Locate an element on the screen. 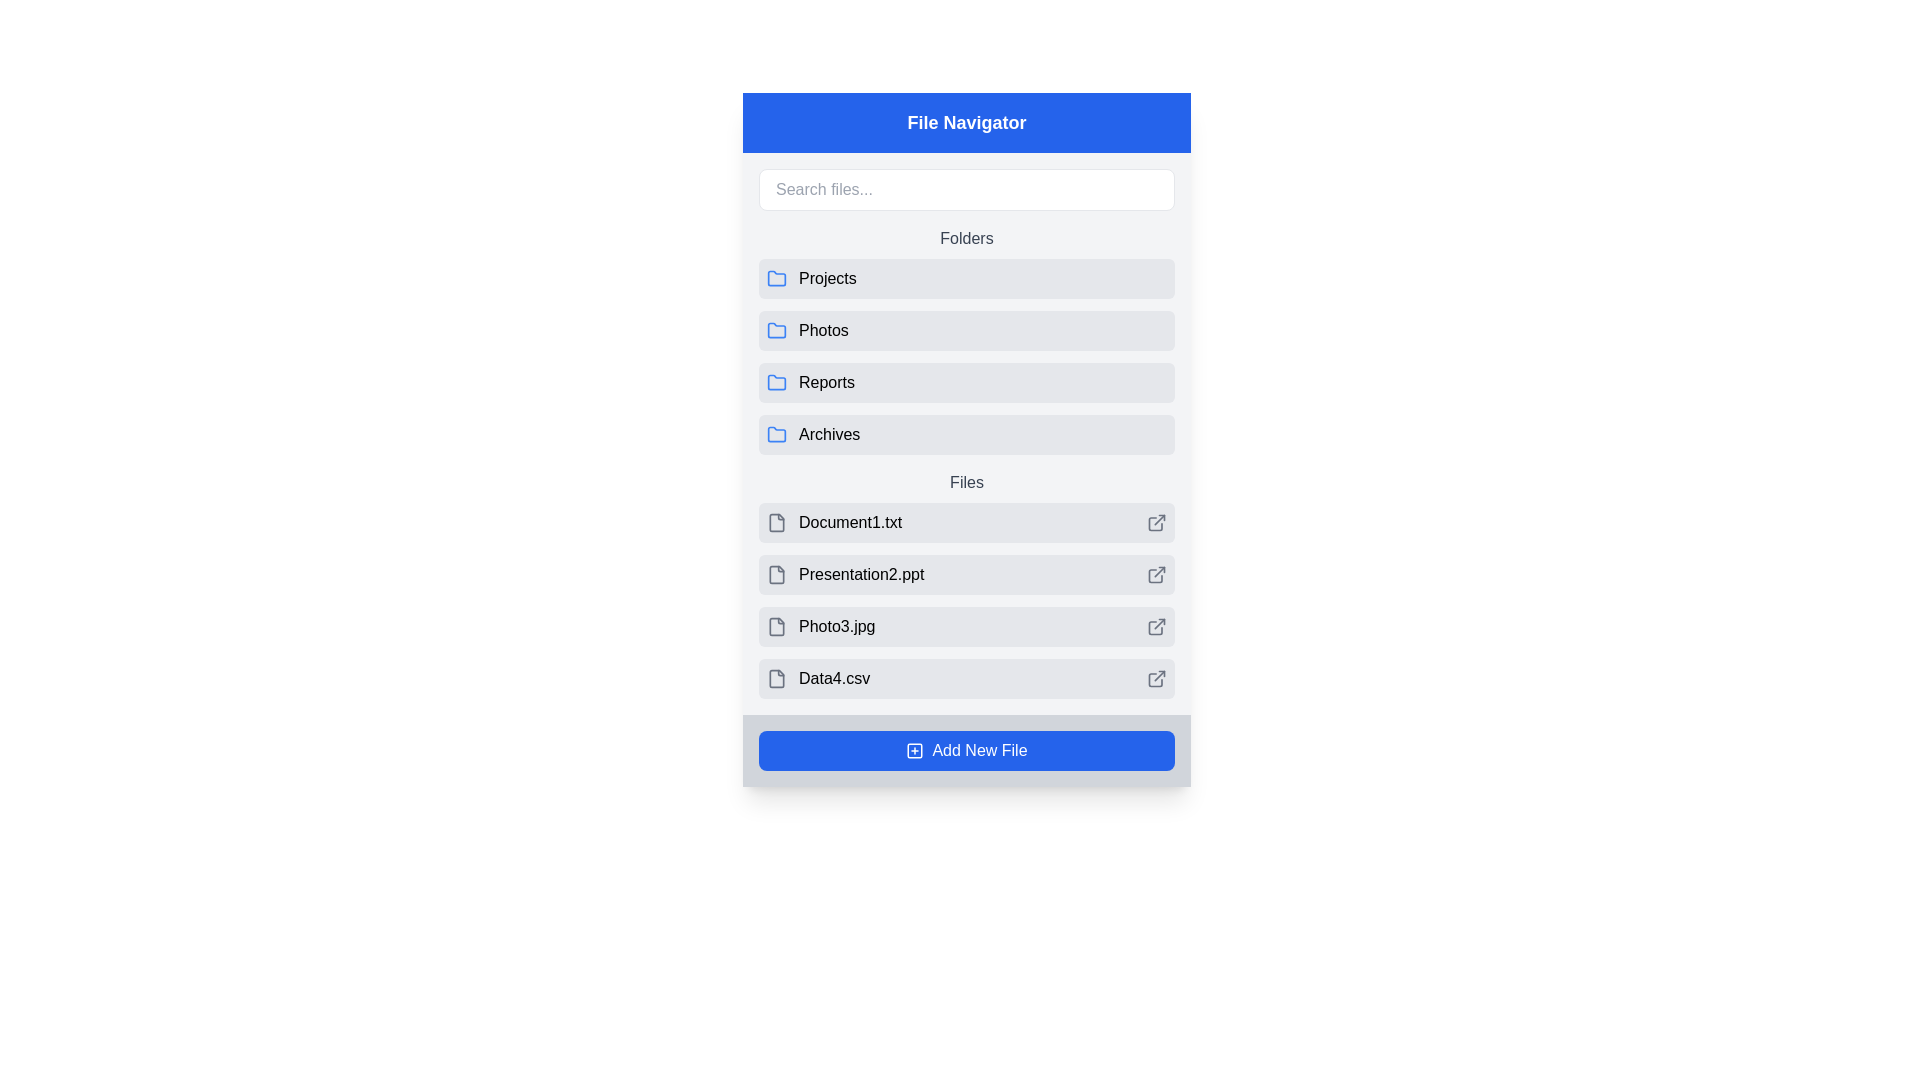  the 'Archives' text label located in the fourth row of the navigation list under the 'Folders' section is located at coordinates (829, 434).